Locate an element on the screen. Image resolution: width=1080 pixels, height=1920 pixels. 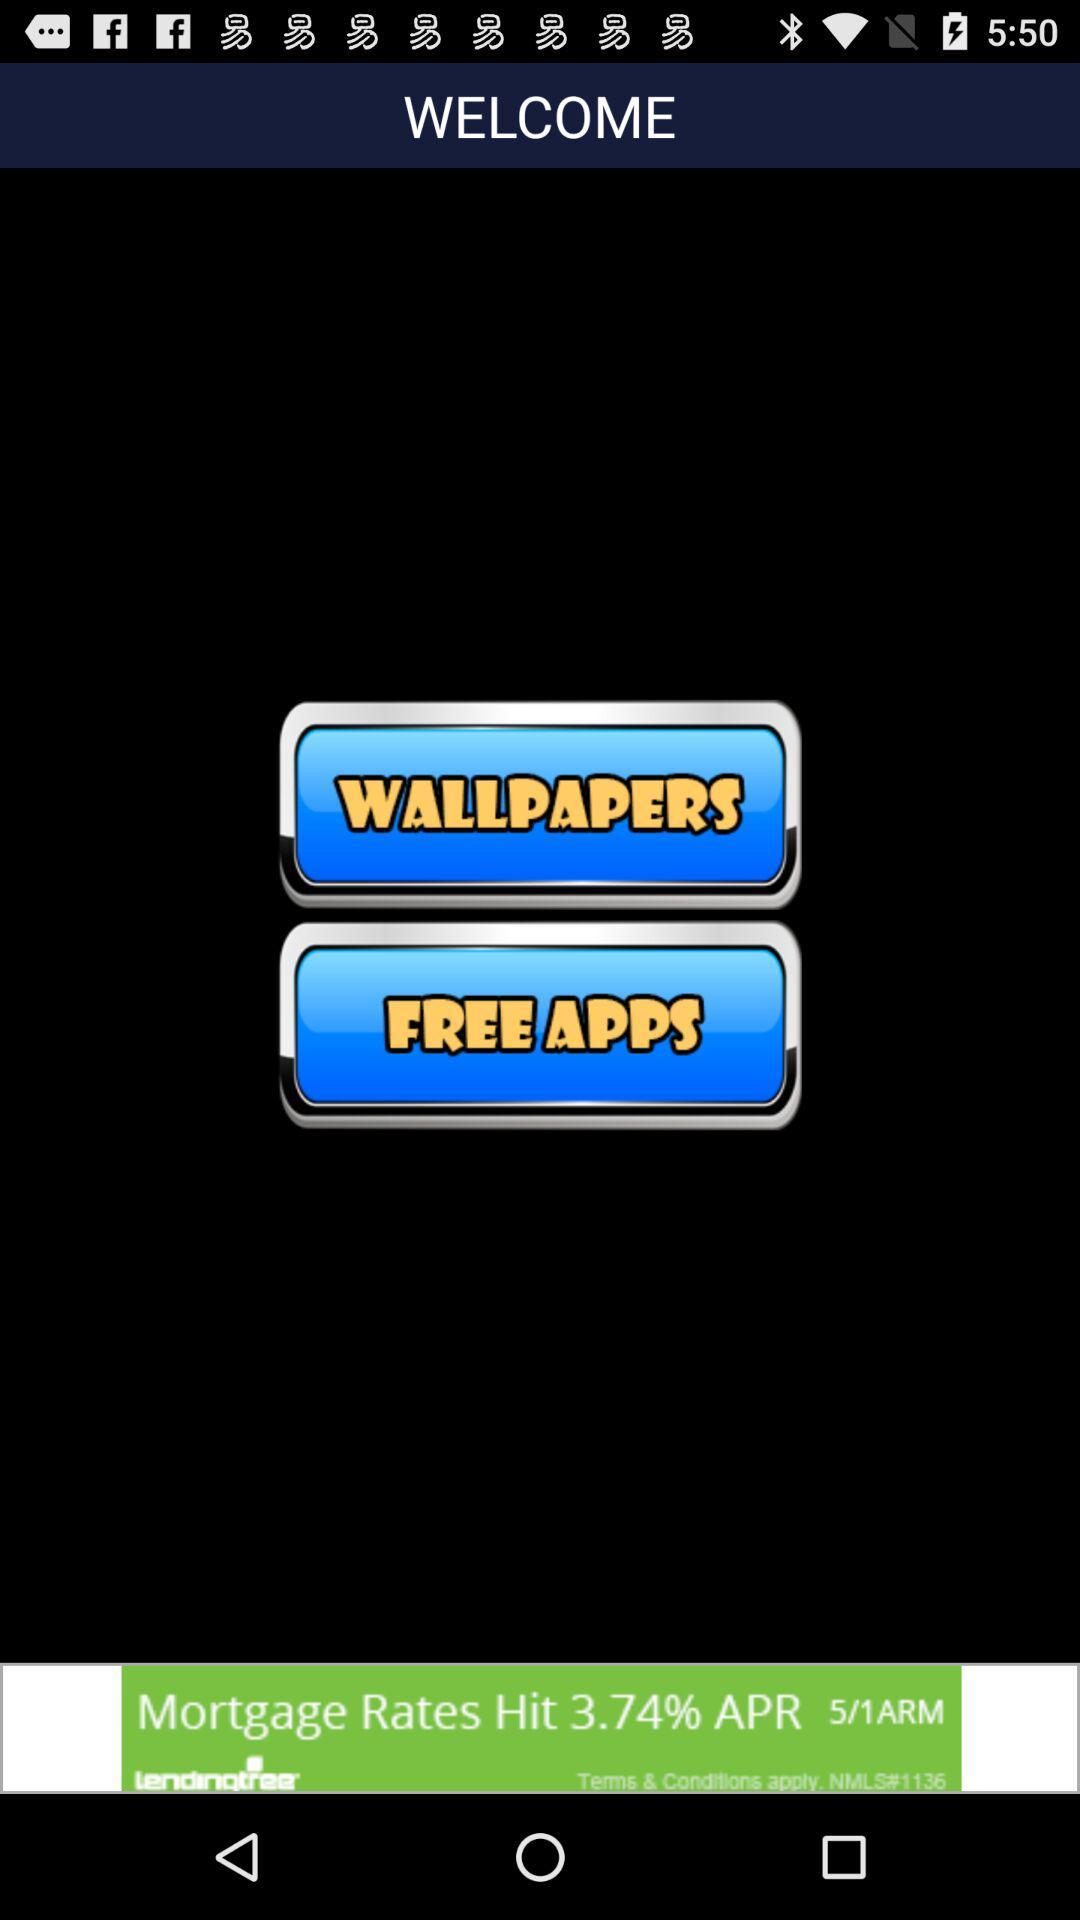
wall paper option is located at coordinates (540, 804).